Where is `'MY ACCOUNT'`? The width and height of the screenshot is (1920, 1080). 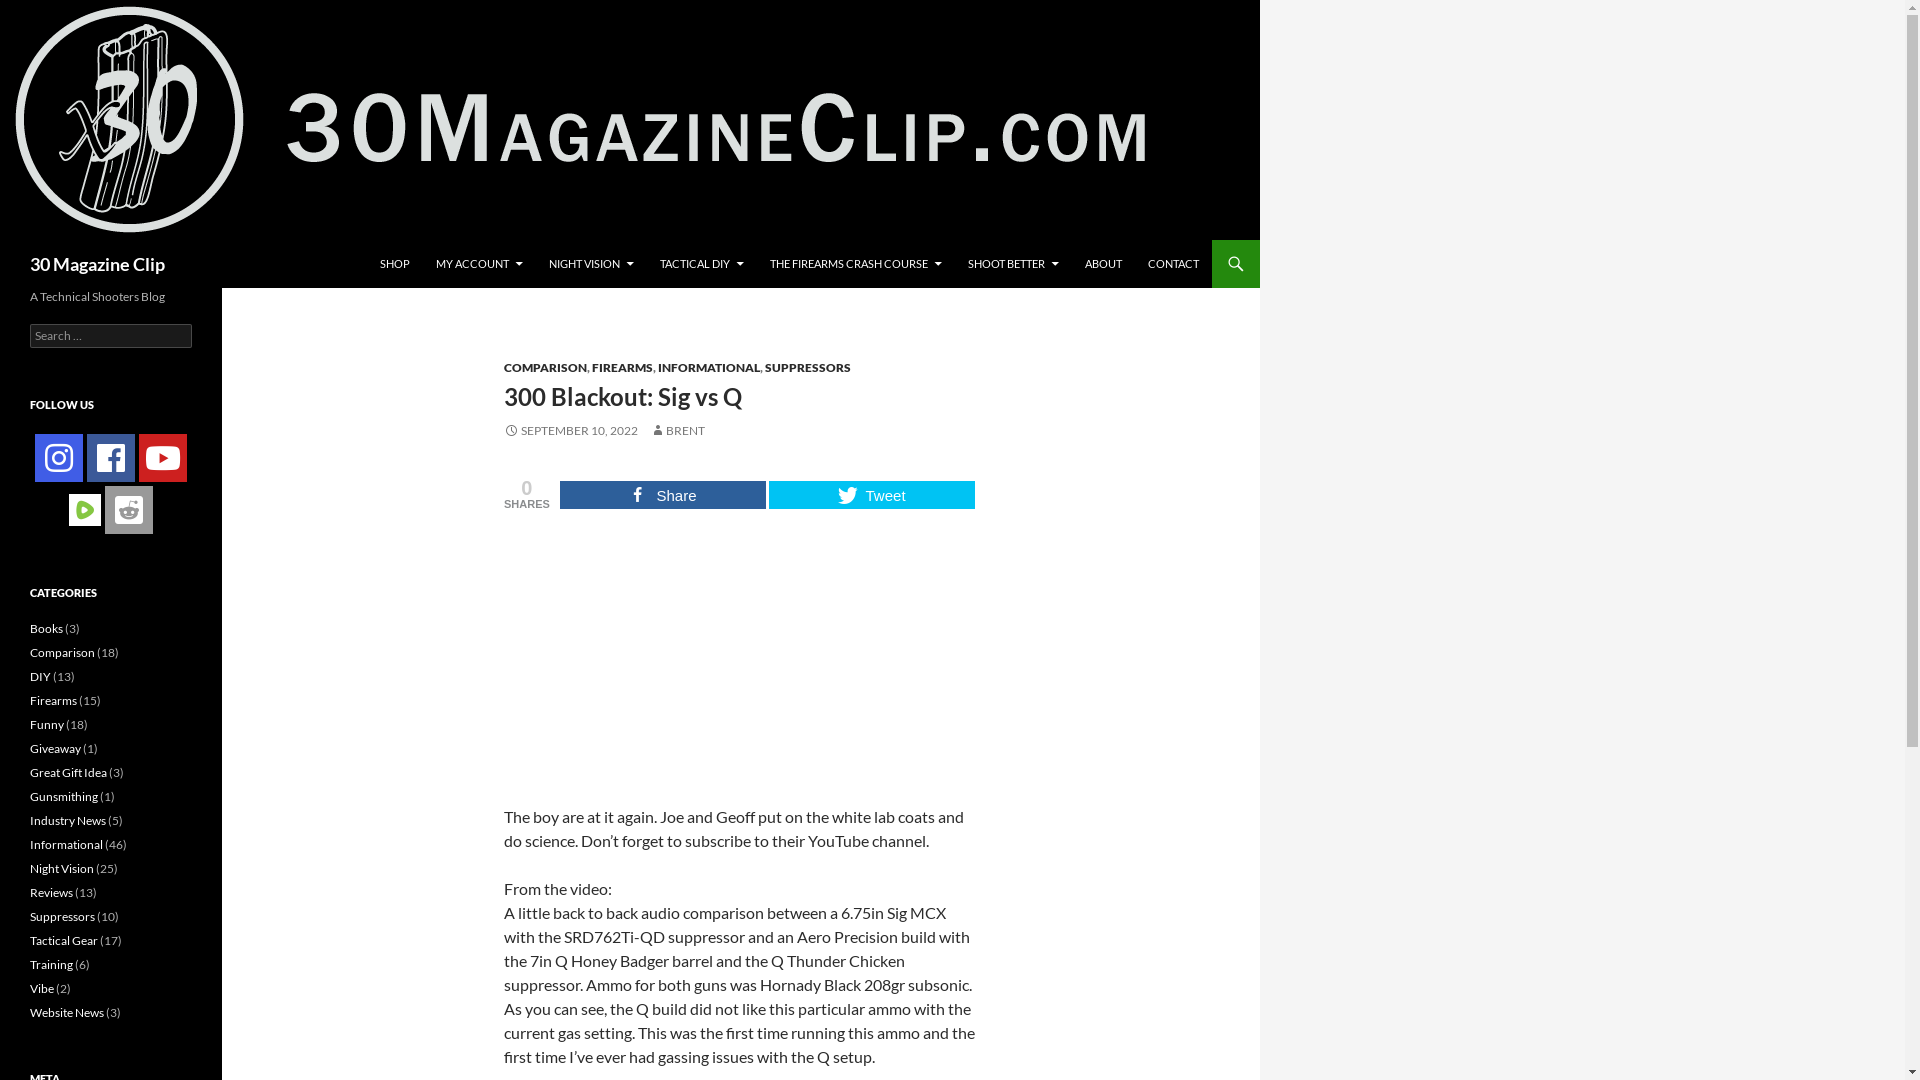
'MY ACCOUNT' is located at coordinates (478, 262).